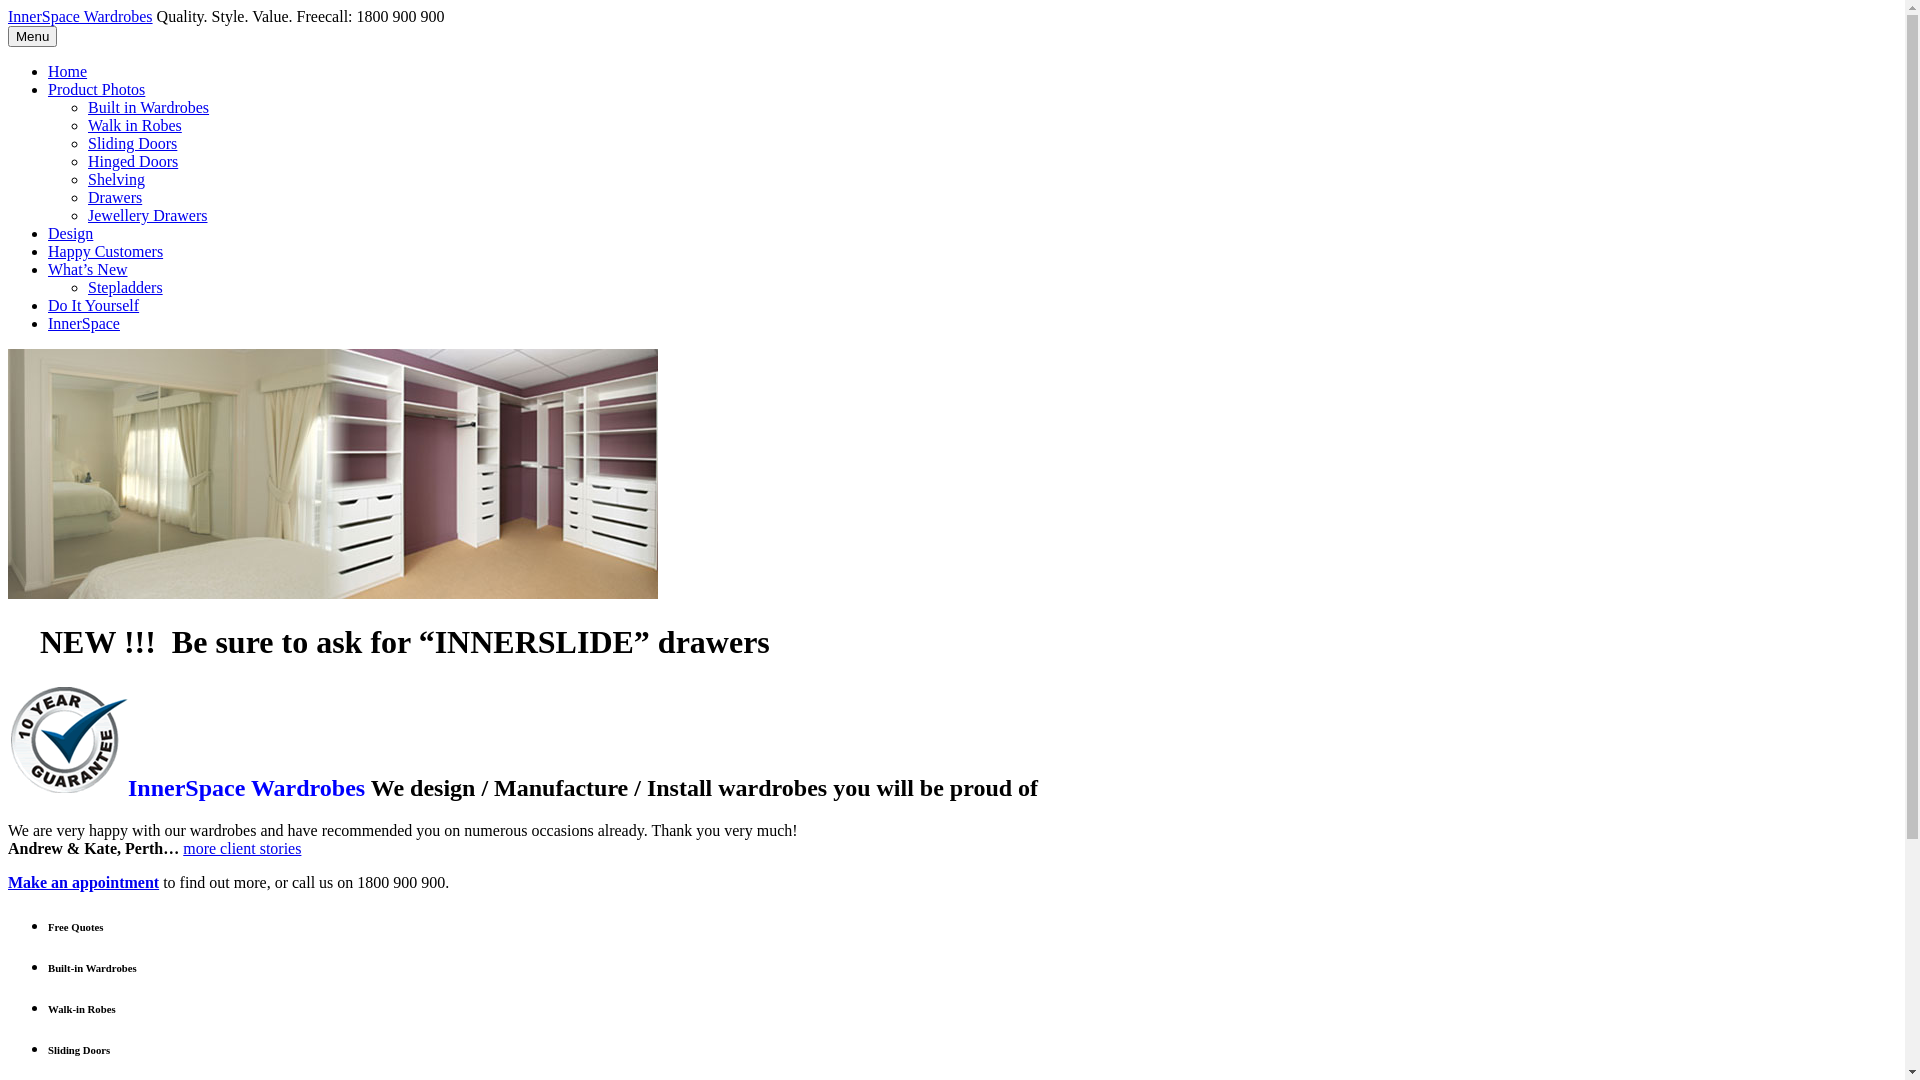 This screenshot has height=1080, width=1920. I want to click on 'Menu', so click(32, 36).